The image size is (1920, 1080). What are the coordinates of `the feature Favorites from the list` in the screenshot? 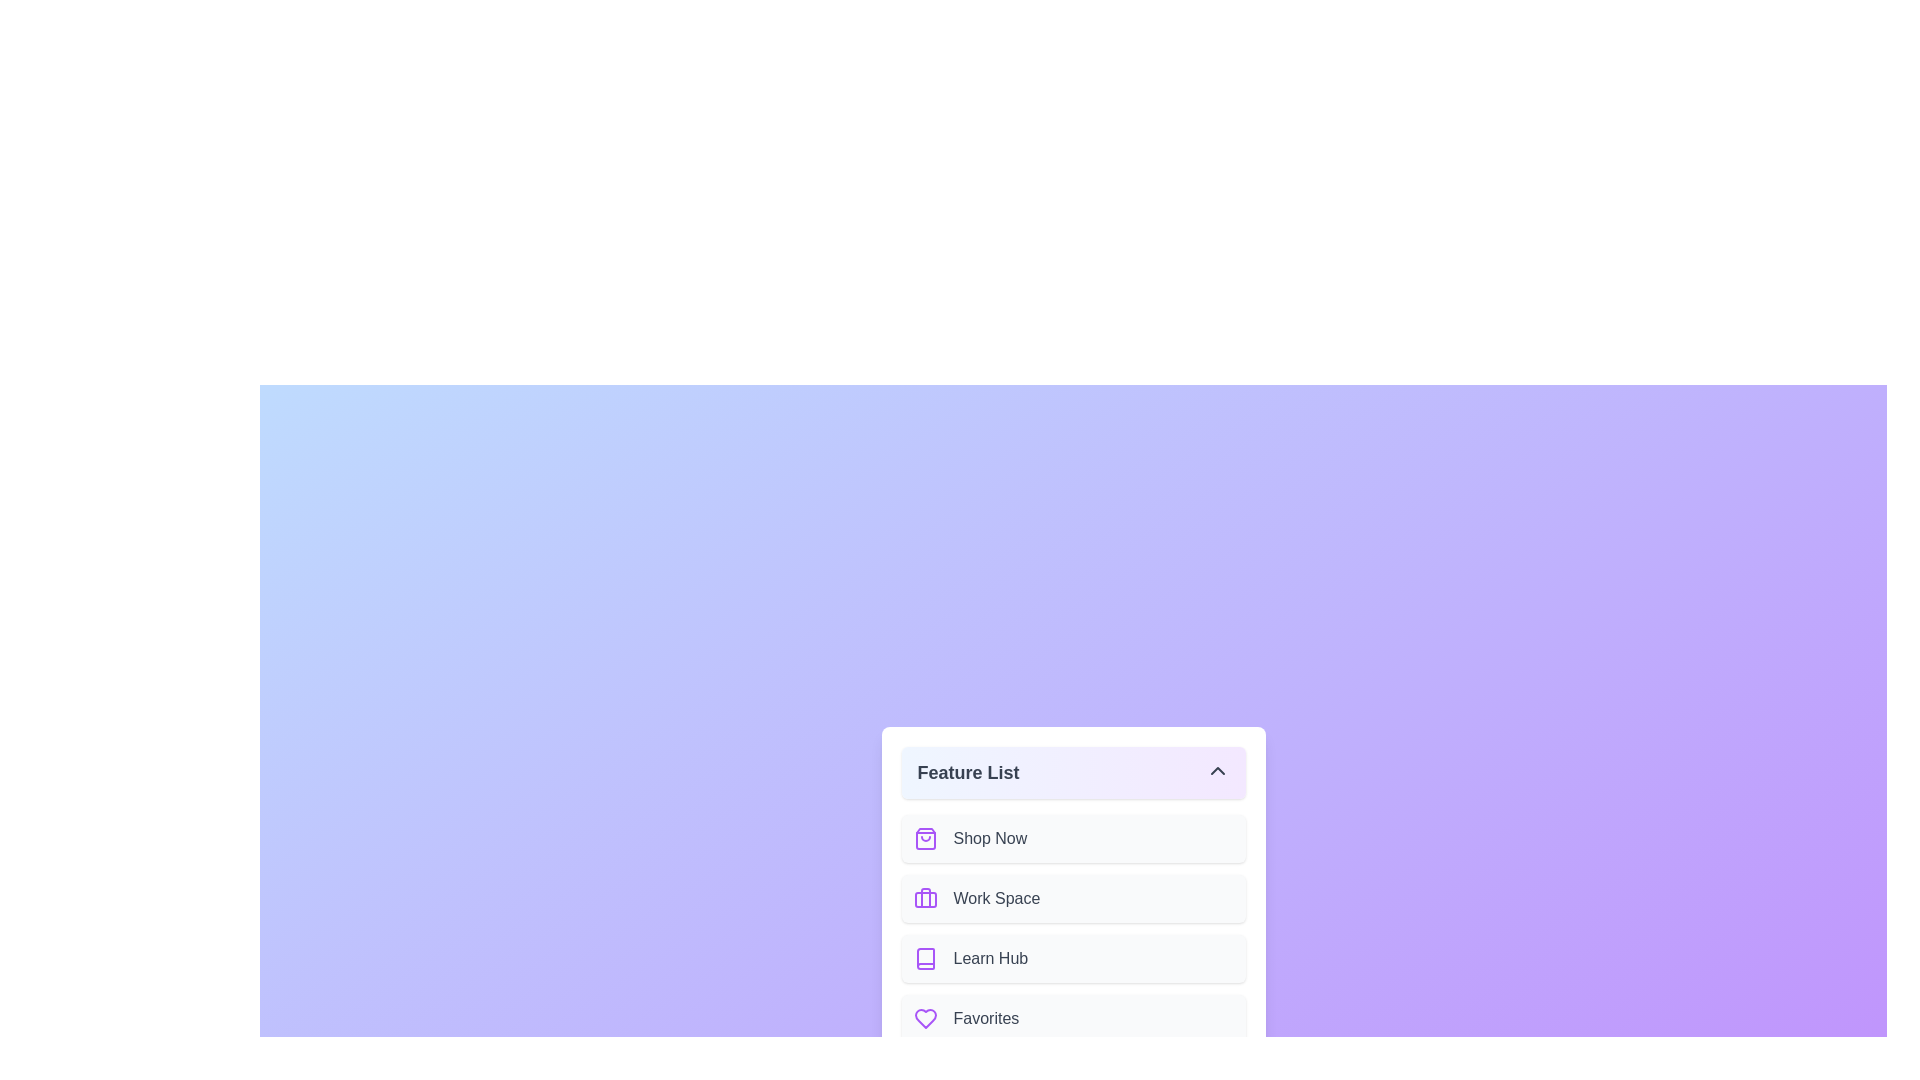 It's located at (1072, 1018).